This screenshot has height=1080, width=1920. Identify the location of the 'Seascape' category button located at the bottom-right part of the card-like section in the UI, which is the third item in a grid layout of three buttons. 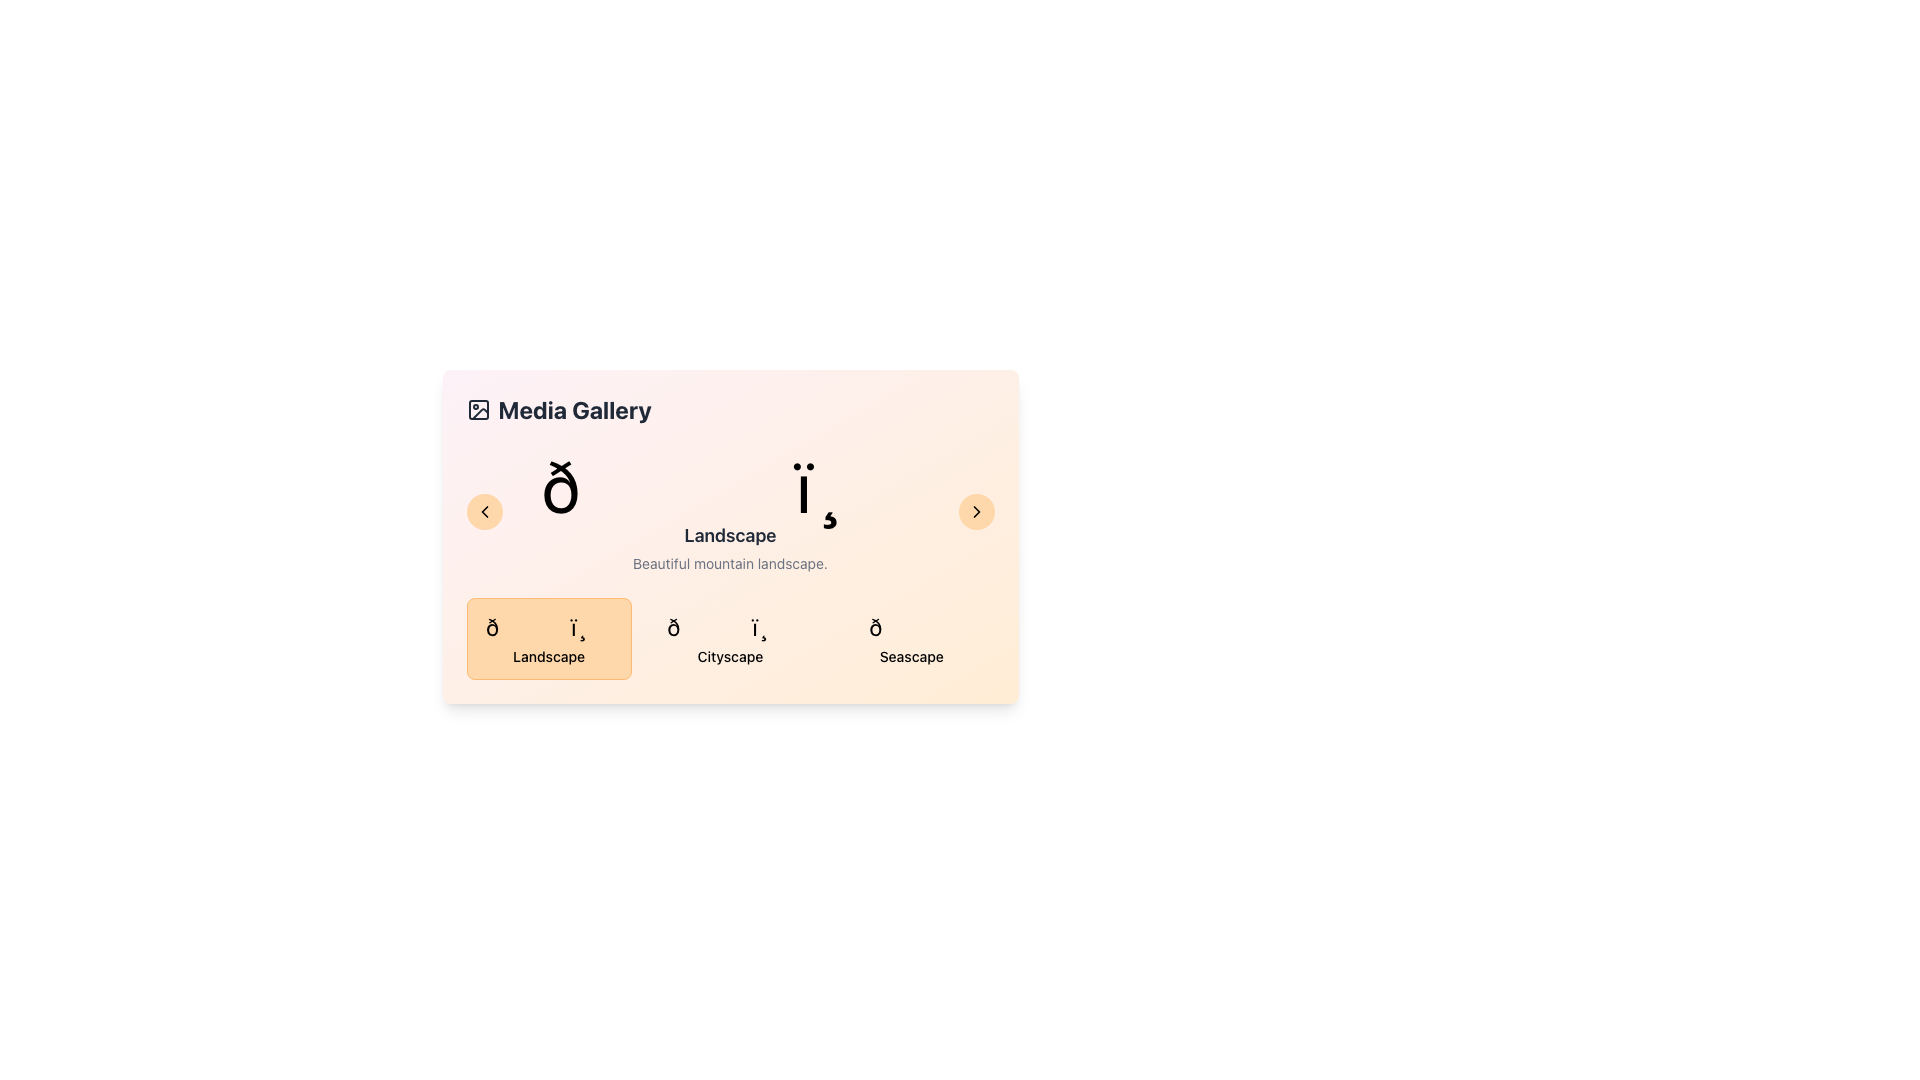
(910, 639).